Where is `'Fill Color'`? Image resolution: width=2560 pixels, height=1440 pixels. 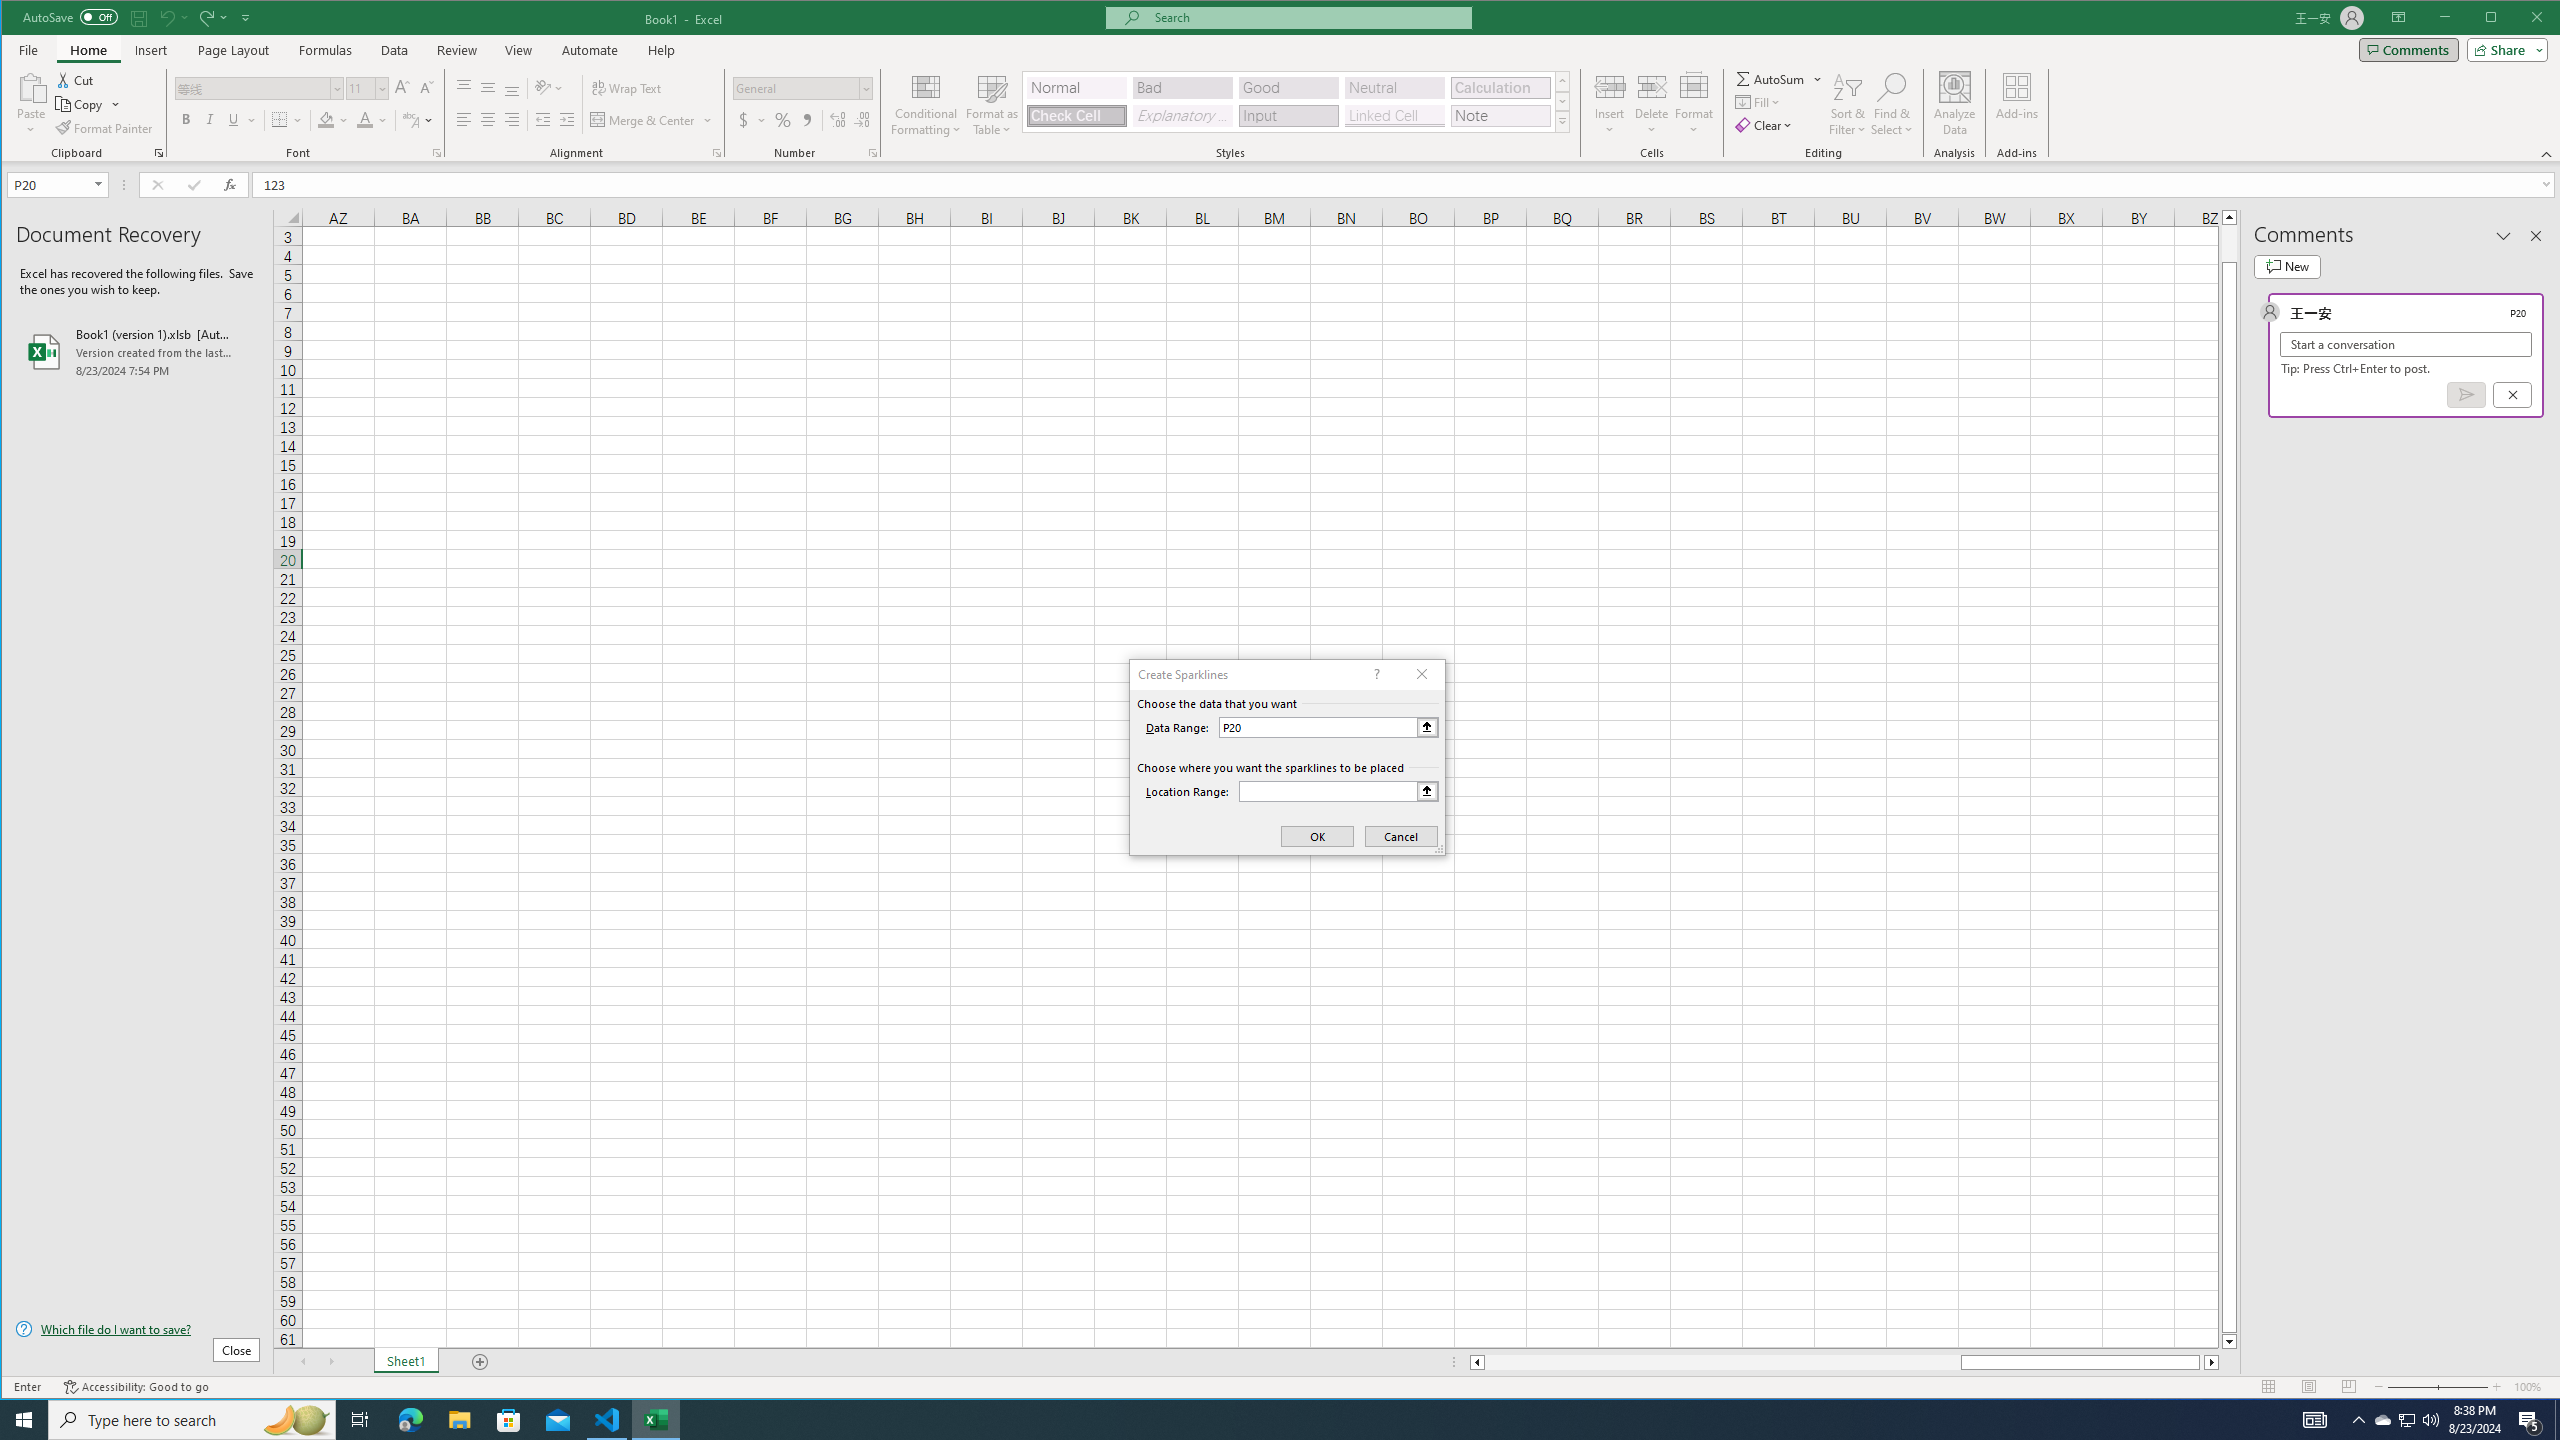 'Fill Color' is located at coordinates (334, 119).